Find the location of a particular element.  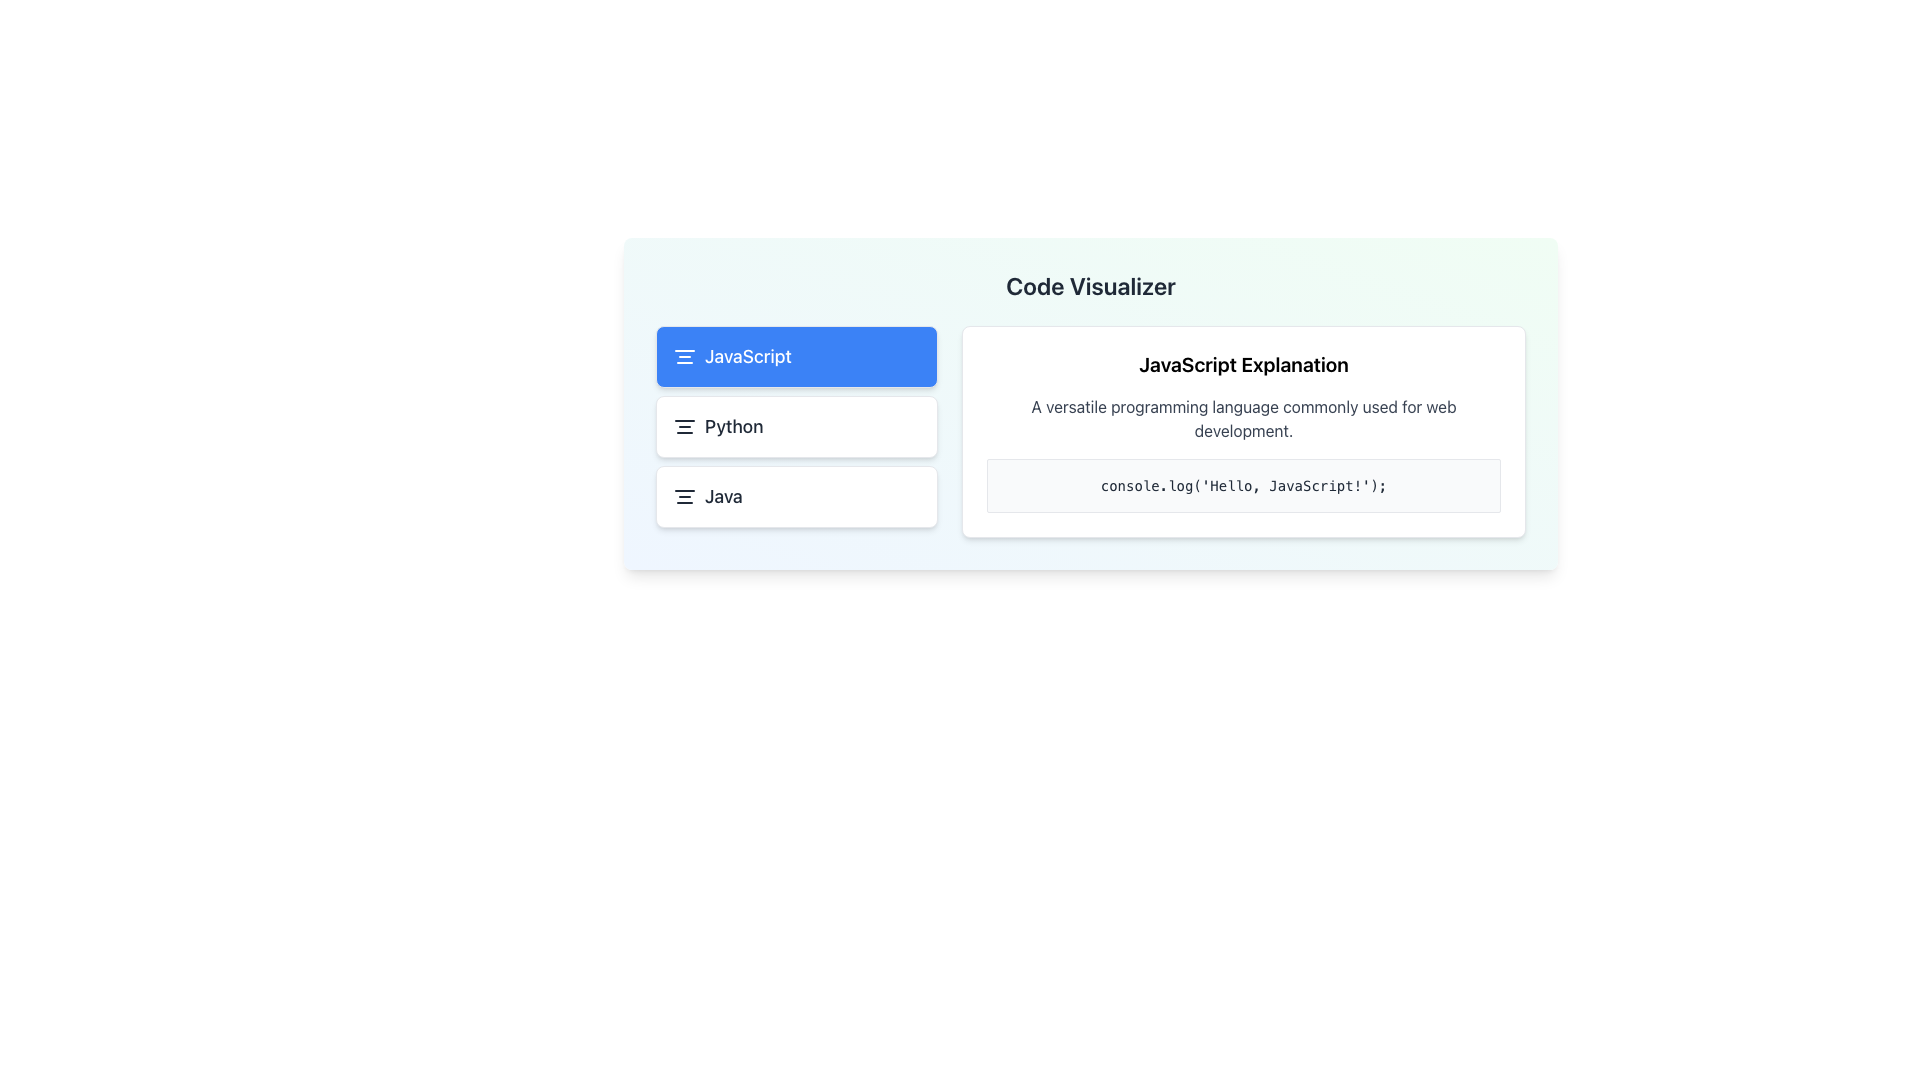

the selectable list item for the Python programming language by using the keyboard, which is positioned below the 'JavaScript' option and above the 'Java' option is located at coordinates (795, 426).